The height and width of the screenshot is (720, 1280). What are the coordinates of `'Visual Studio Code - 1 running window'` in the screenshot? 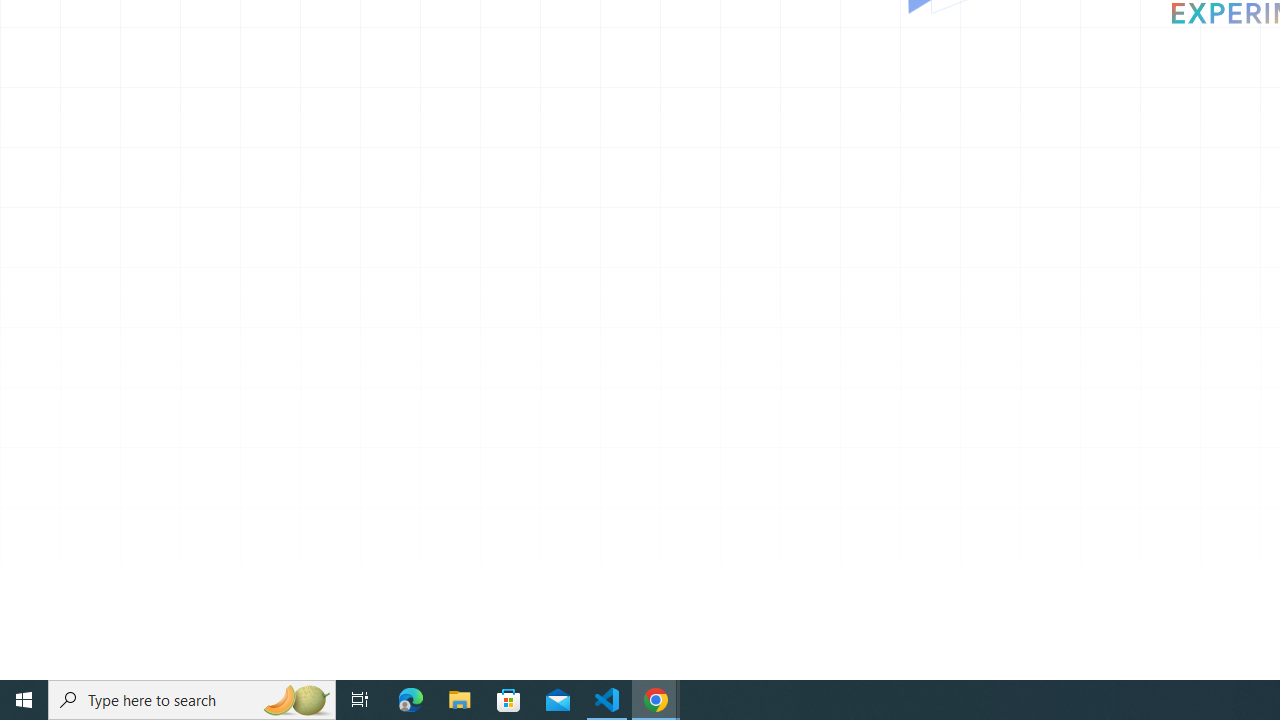 It's located at (606, 698).